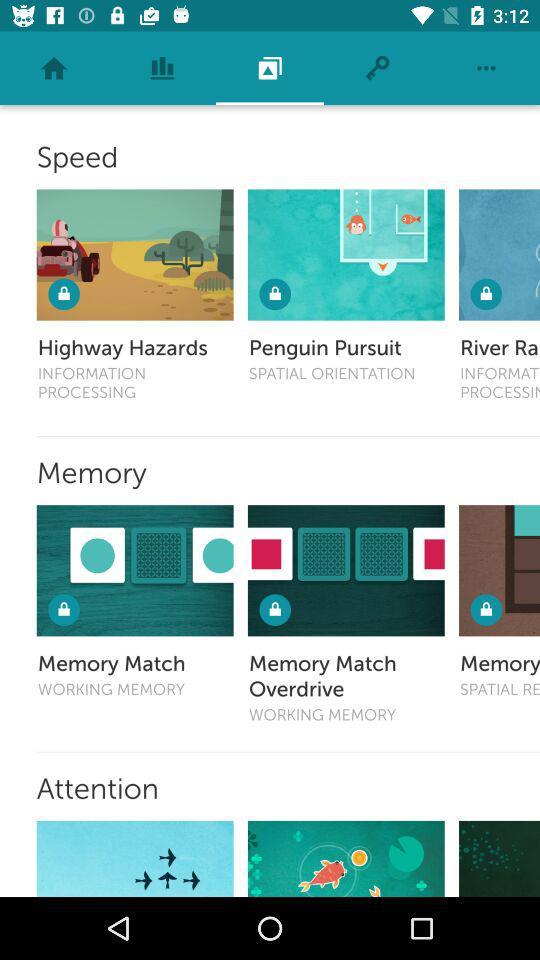 This screenshot has height=960, width=540. Describe the element at coordinates (345, 570) in the screenshot. I see `open memory match overdrive game` at that location.